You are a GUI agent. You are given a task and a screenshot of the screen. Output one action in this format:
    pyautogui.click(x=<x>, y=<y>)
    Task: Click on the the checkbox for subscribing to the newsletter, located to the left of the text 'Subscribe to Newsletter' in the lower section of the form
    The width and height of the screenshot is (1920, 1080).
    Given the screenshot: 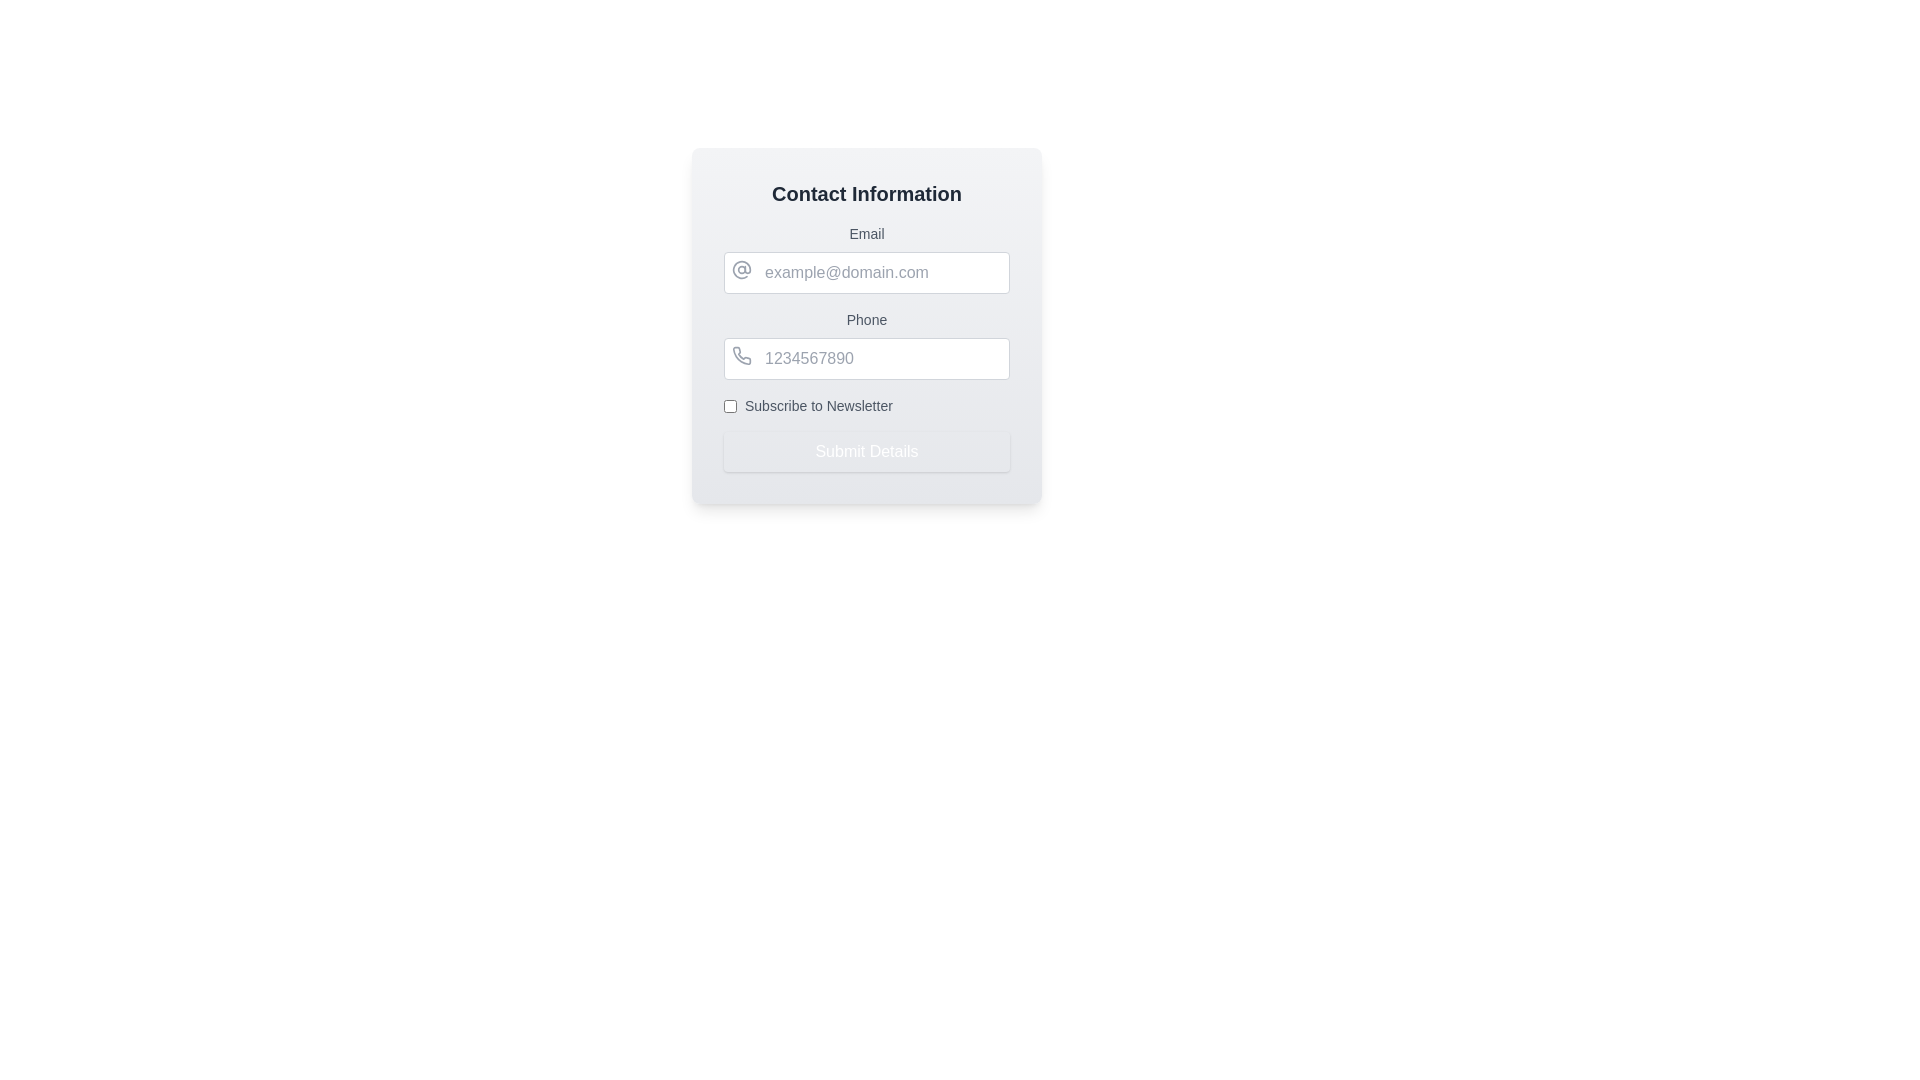 What is the action you would take?
    pyautogui.click(x=729, y=405)
    